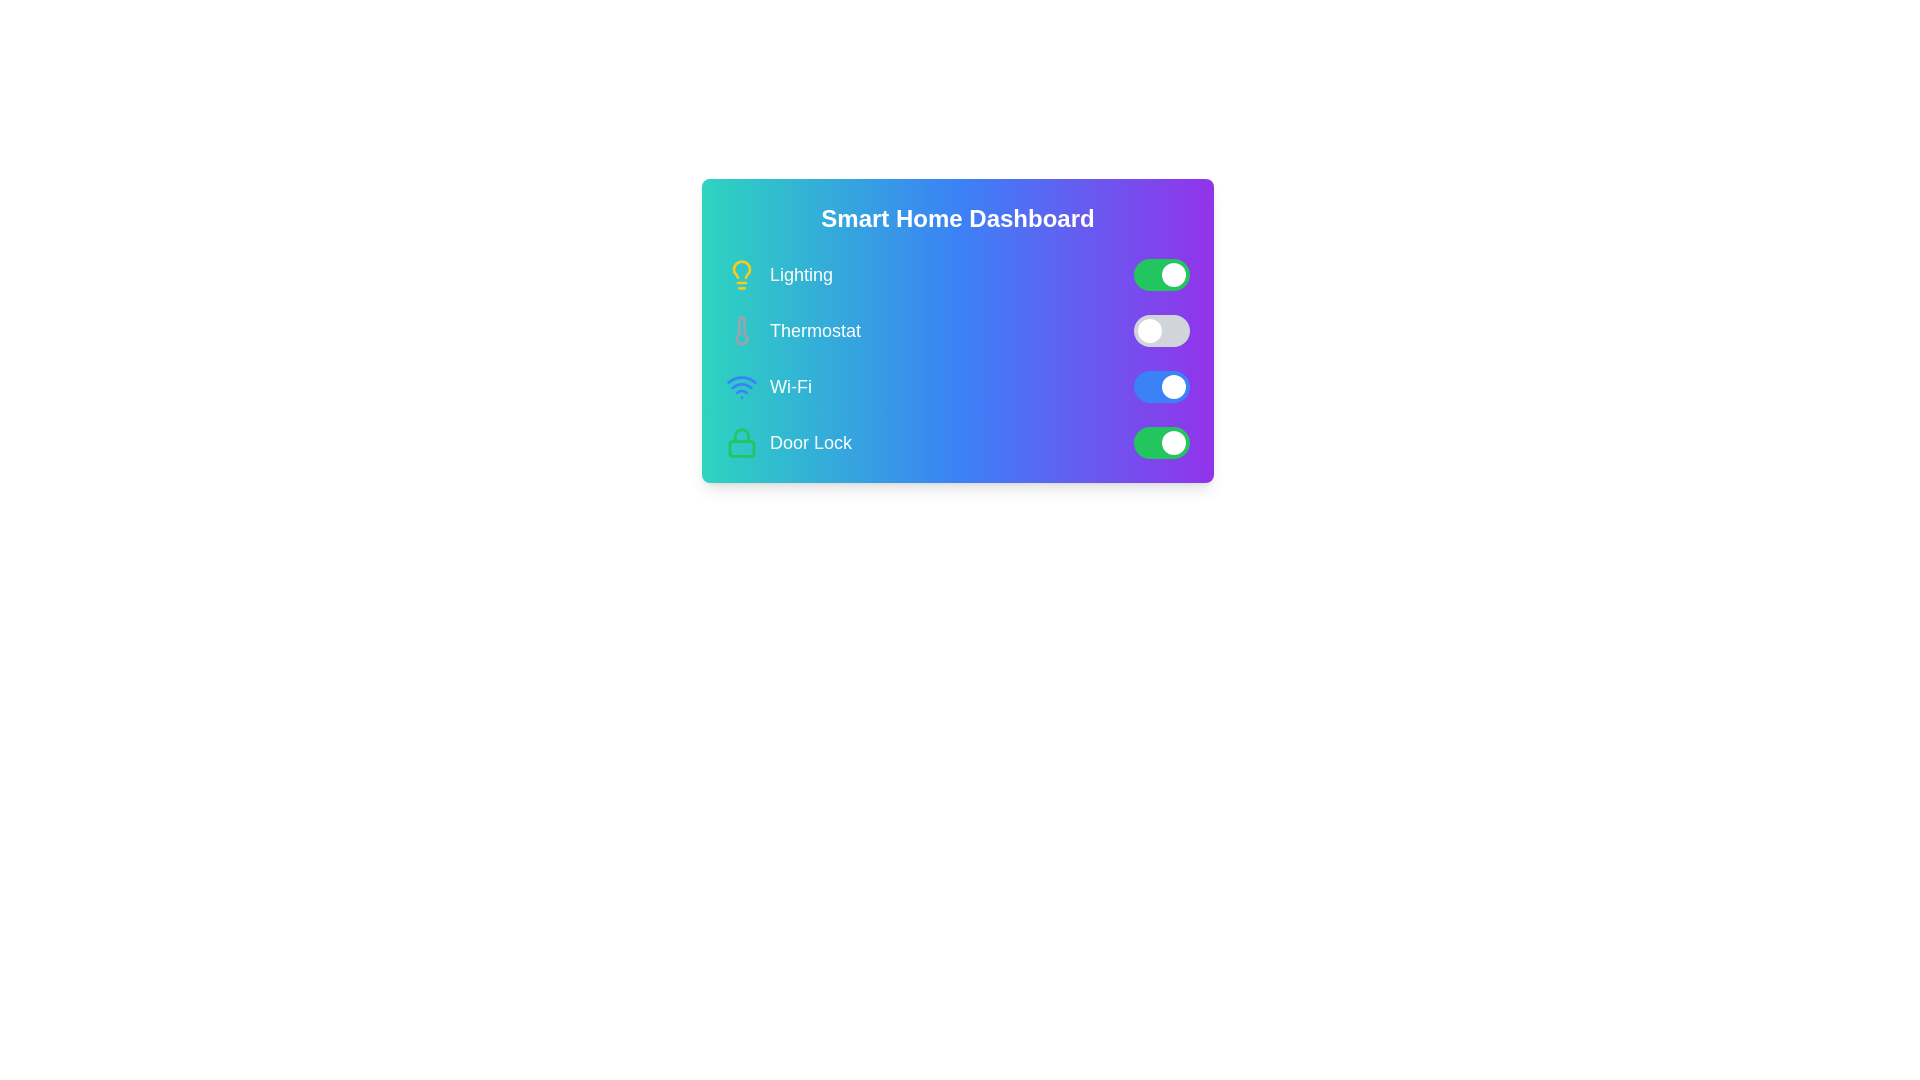  Describe the element at coordinates (1174, 442) in the screenshot. I see `the toggle switch indicator for the 'Door Lock' feature, which is the rightmost part of the toggle switch` at that location.